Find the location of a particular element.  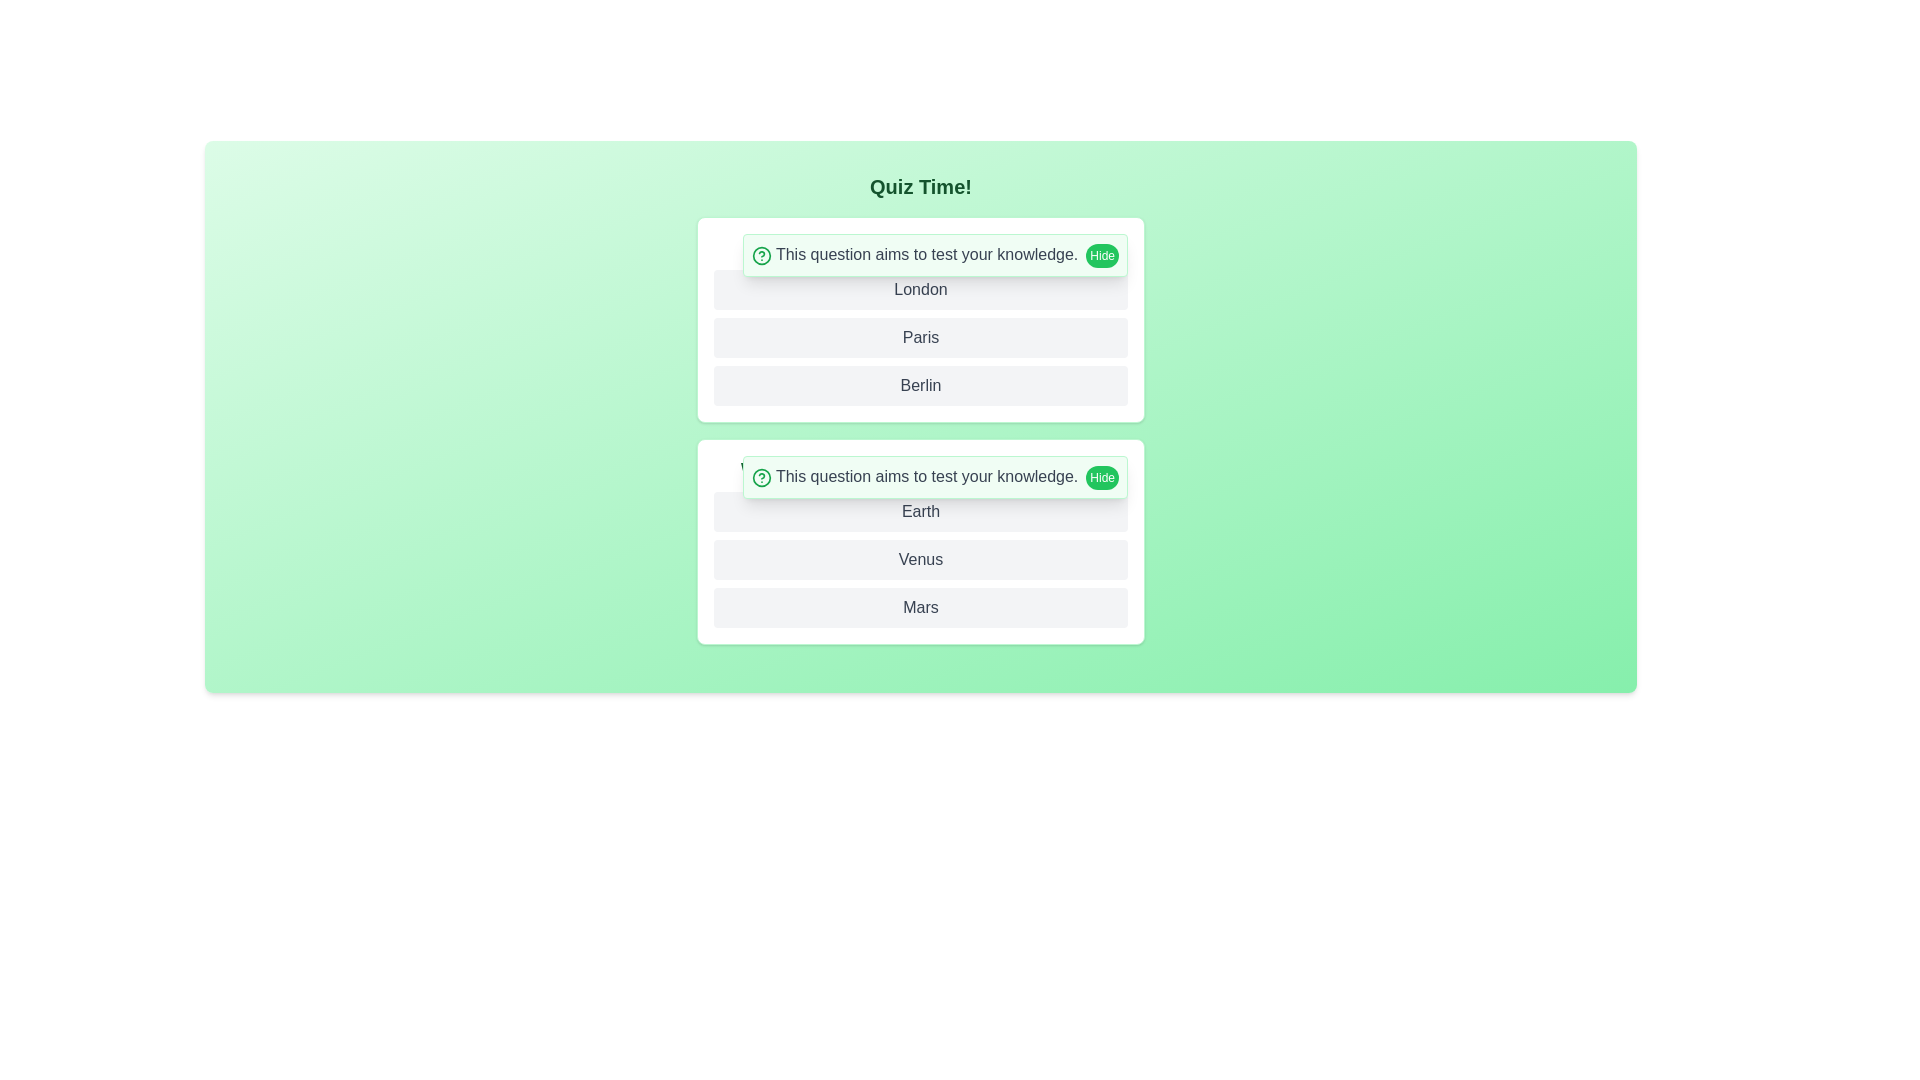

the hide button located to the right of the text 'This question aims to test your knowledge.' to hide the associated content is located at coordinates (1101, 254).